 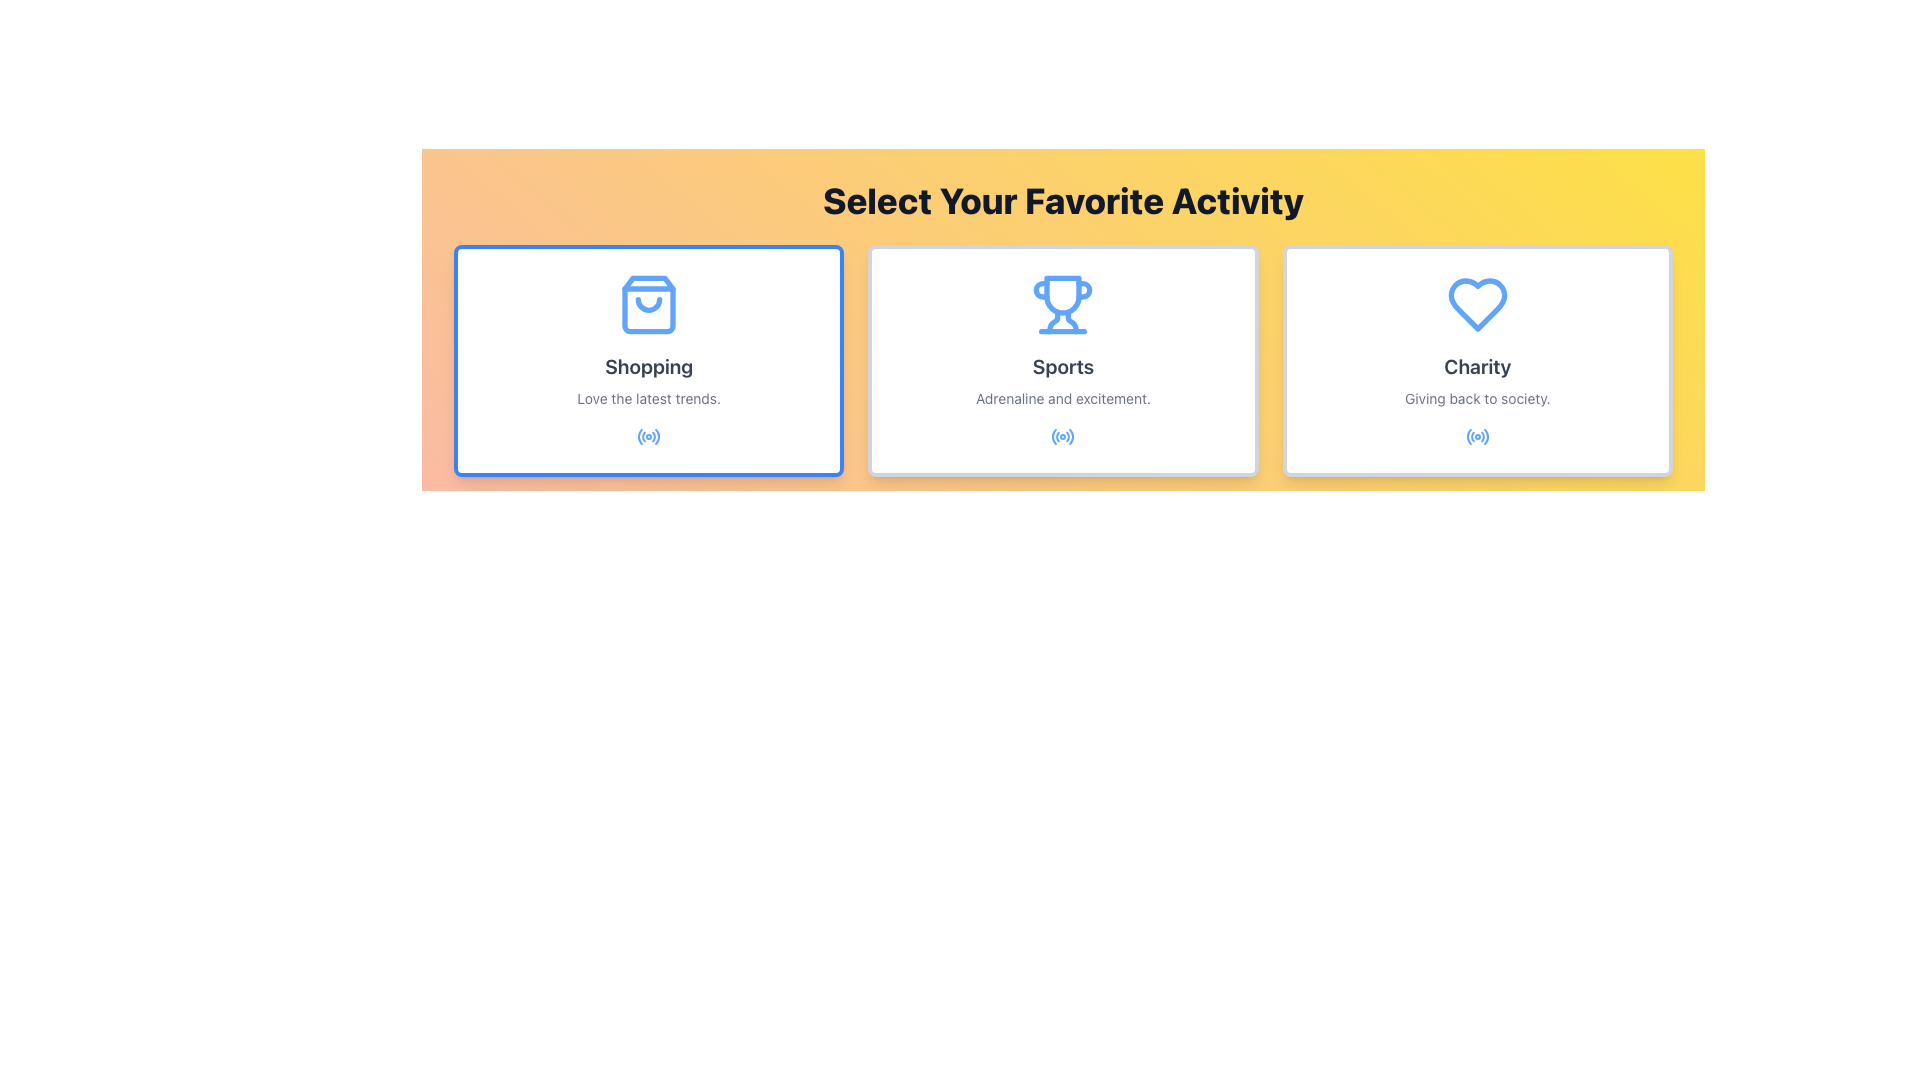 I want to click on the 'Sports' activity text label, which serves as a heading or title, located centrally within the card just below the trophy icon, so click(x=1062, y=366).